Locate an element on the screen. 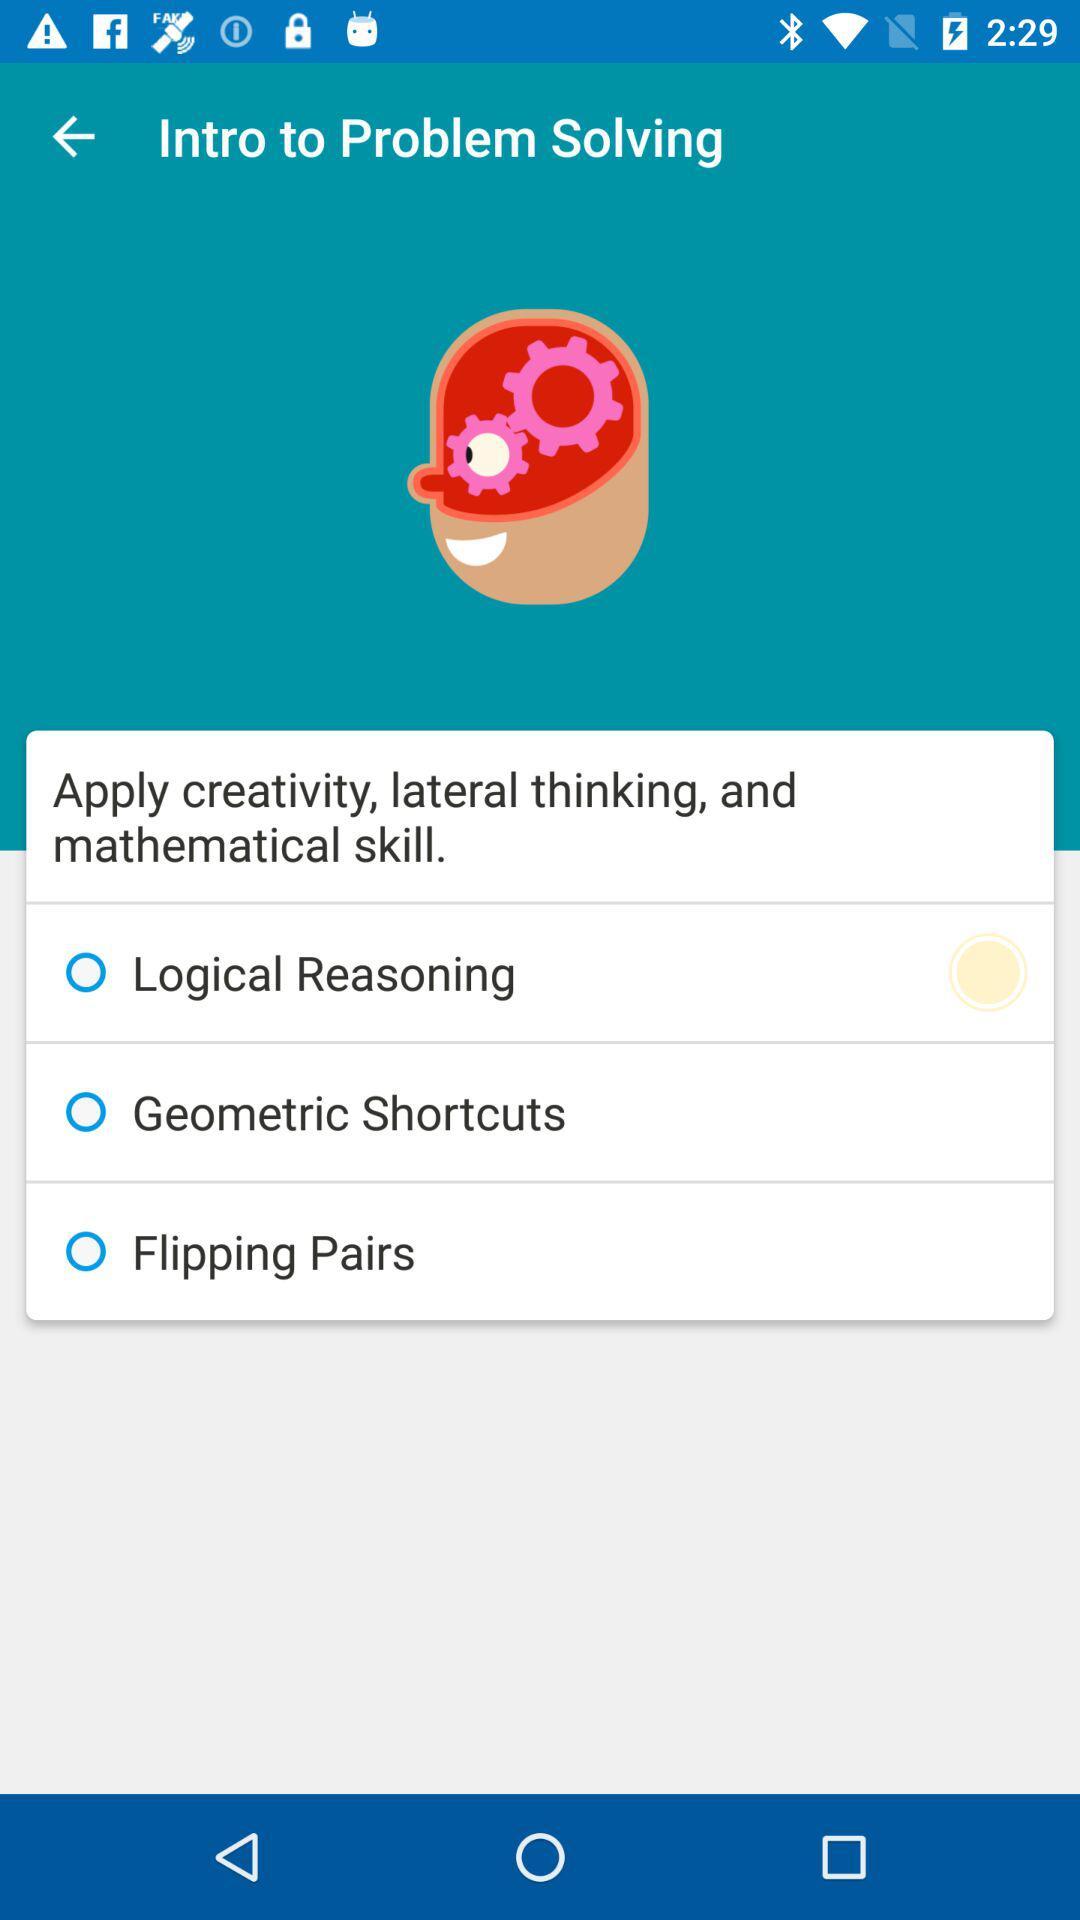  the icon next to the intro to problem app is located at coordinates (72, 135).